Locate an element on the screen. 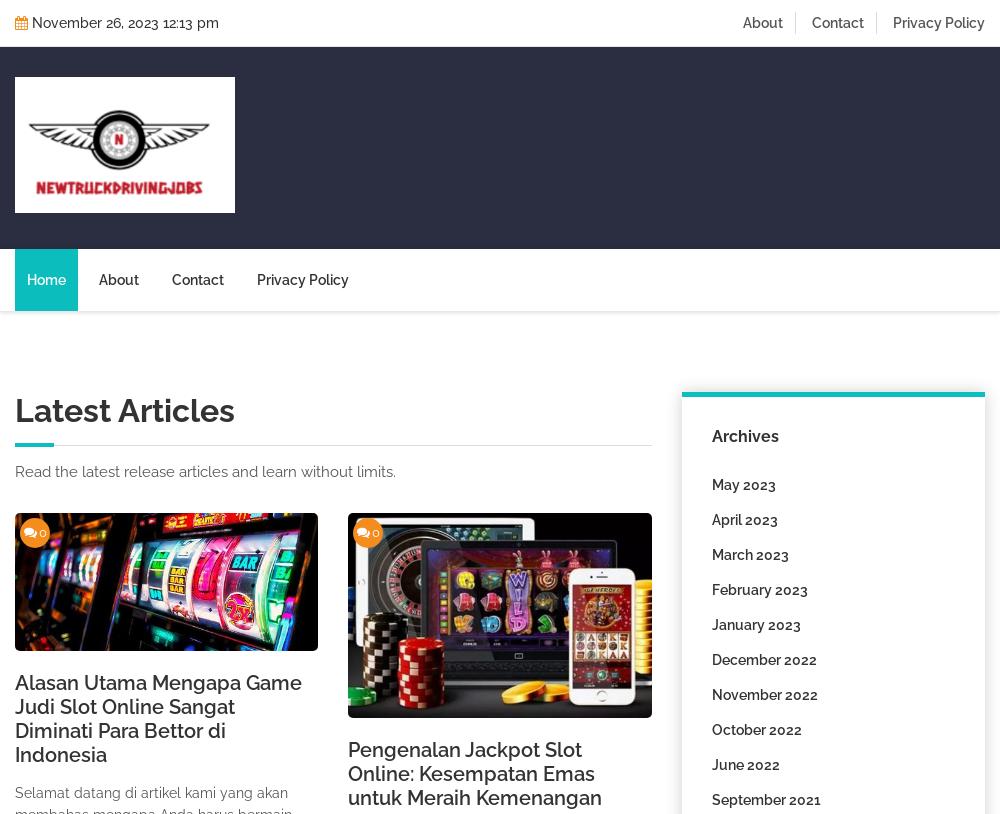 The image size is (1000, 814). 'June 2022' is located at coordinates (744, 764).